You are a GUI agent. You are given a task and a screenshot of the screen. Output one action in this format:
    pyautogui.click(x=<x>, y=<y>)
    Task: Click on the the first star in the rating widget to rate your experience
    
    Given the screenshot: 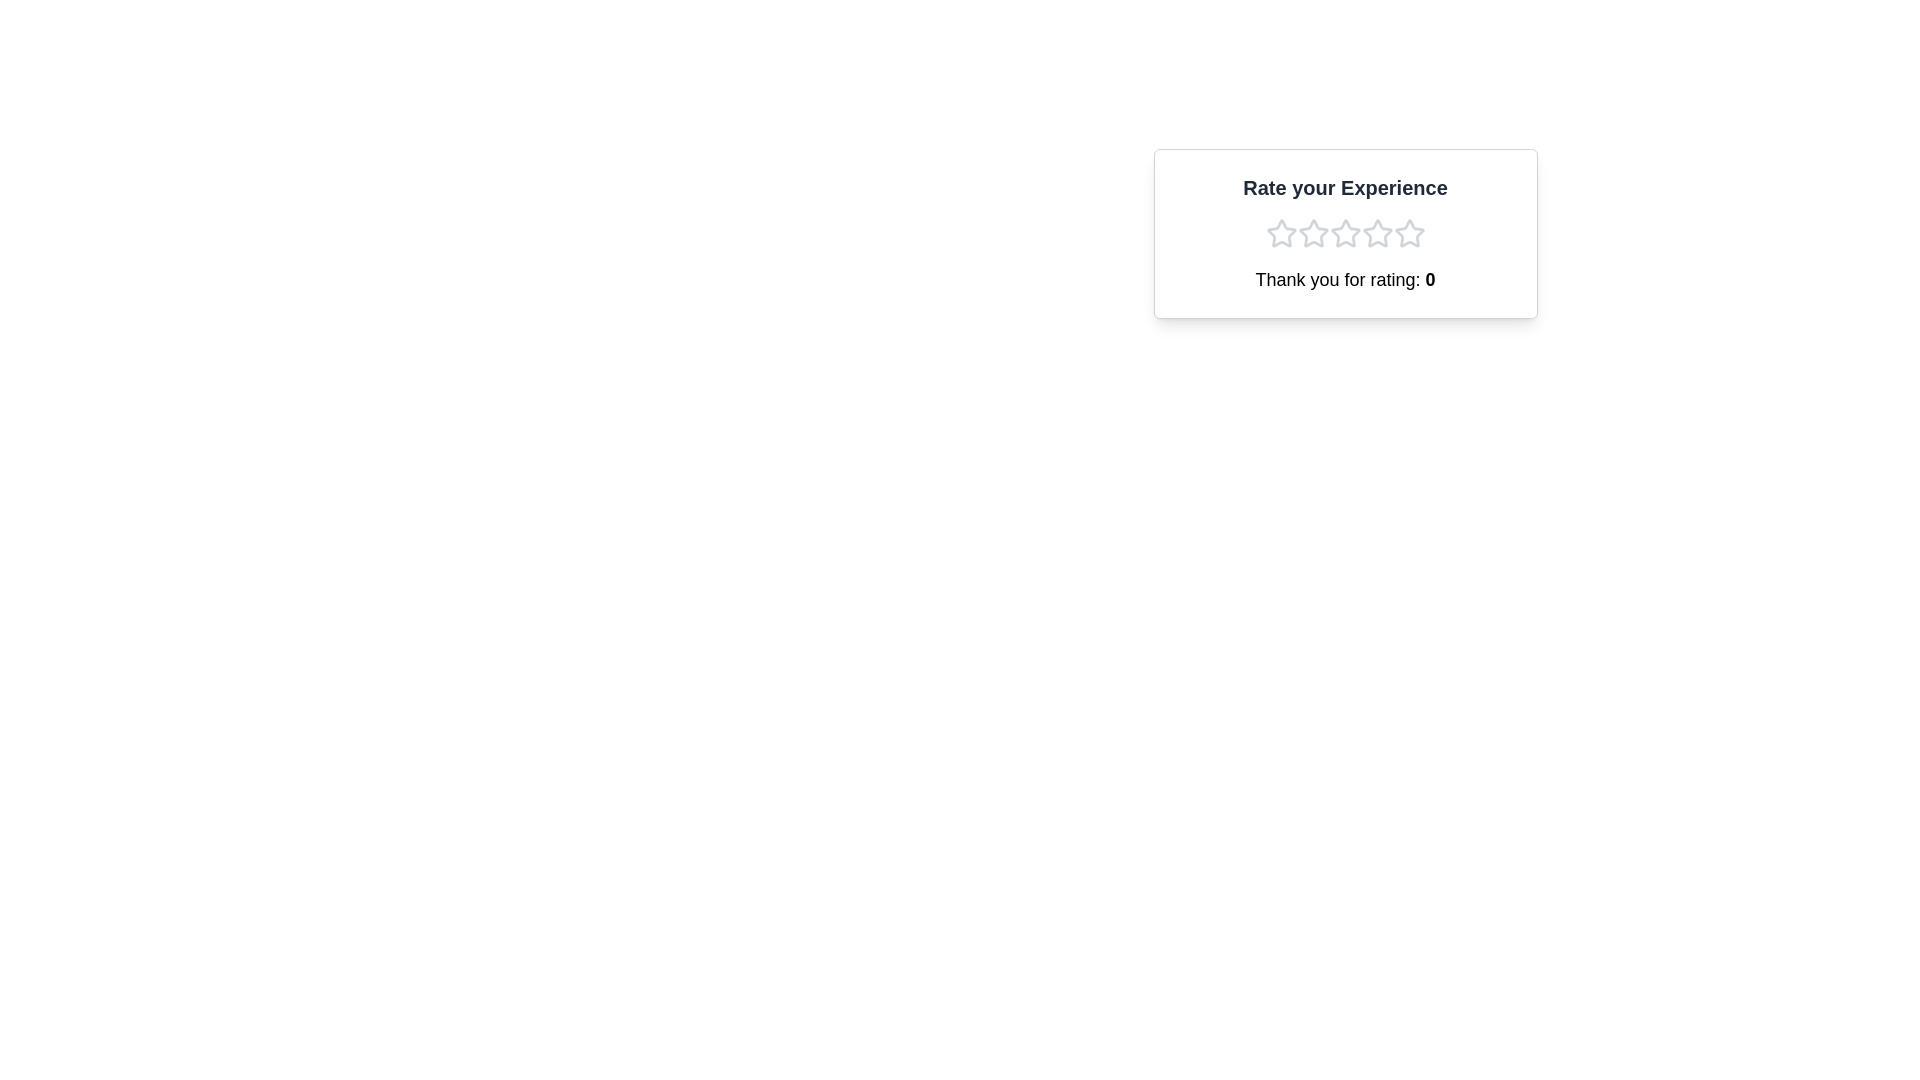 What is the action you would take?
    pyautogui.click(x=1281, y=232)
    